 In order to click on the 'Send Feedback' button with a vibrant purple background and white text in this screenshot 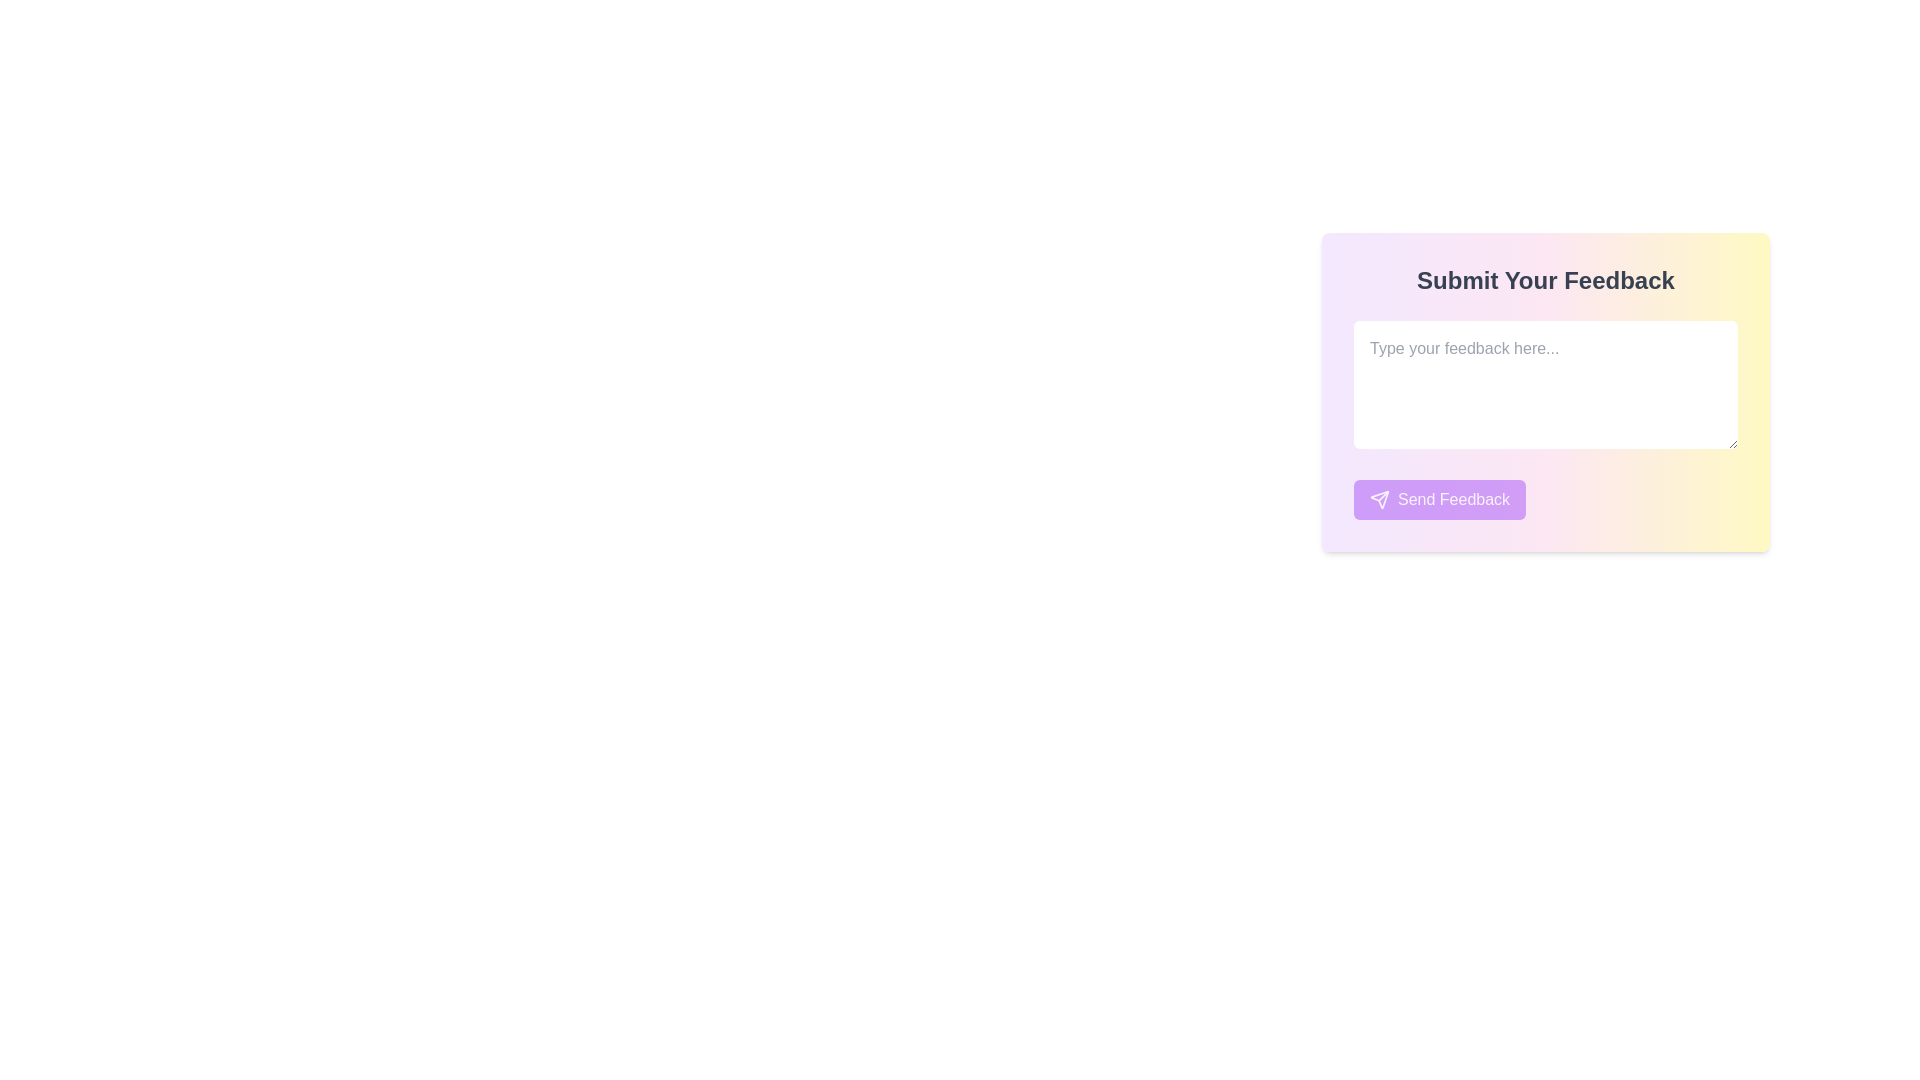, I will do `click(1440, 499)`.